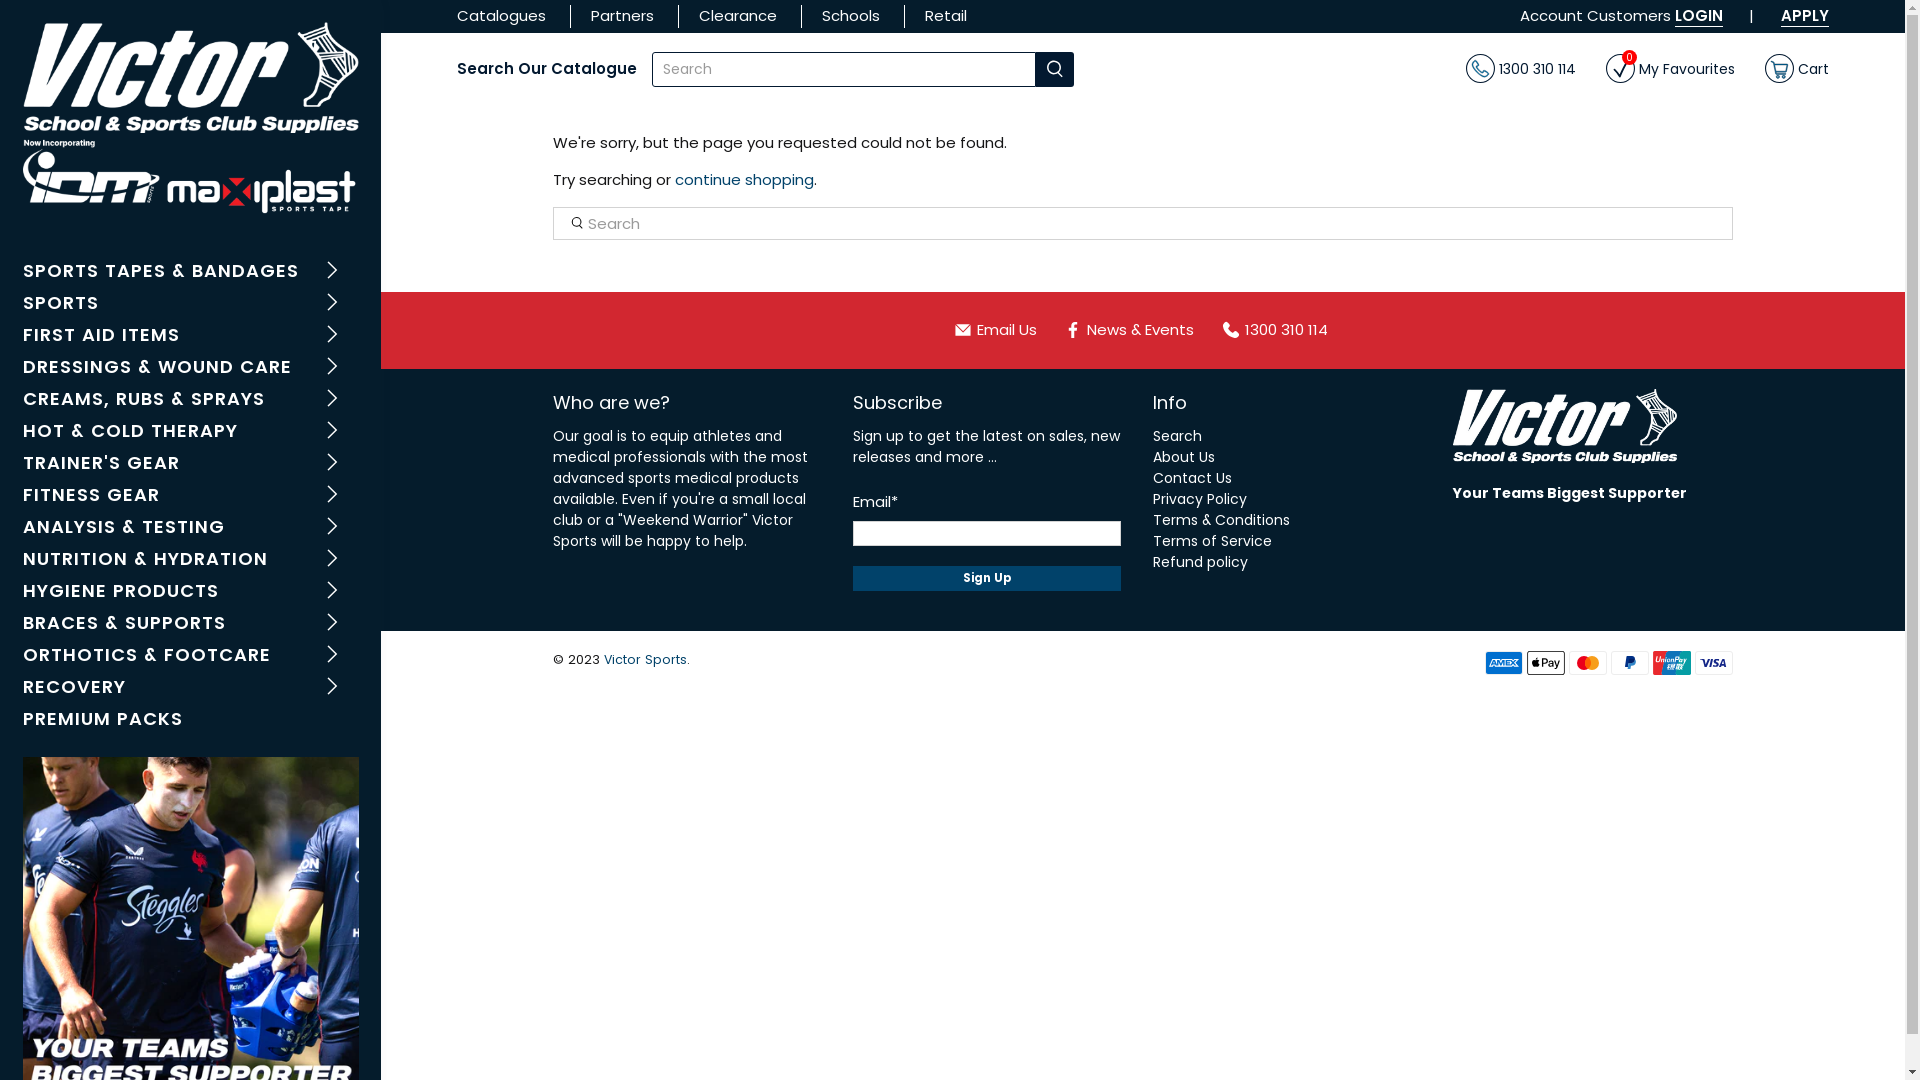 This screenshot has height=1080, width=1920. What do you see at coordinates (190, 465) in the screenshot?
I see `'TRAINER'S GEAR'` at bounding box center [190, 465].